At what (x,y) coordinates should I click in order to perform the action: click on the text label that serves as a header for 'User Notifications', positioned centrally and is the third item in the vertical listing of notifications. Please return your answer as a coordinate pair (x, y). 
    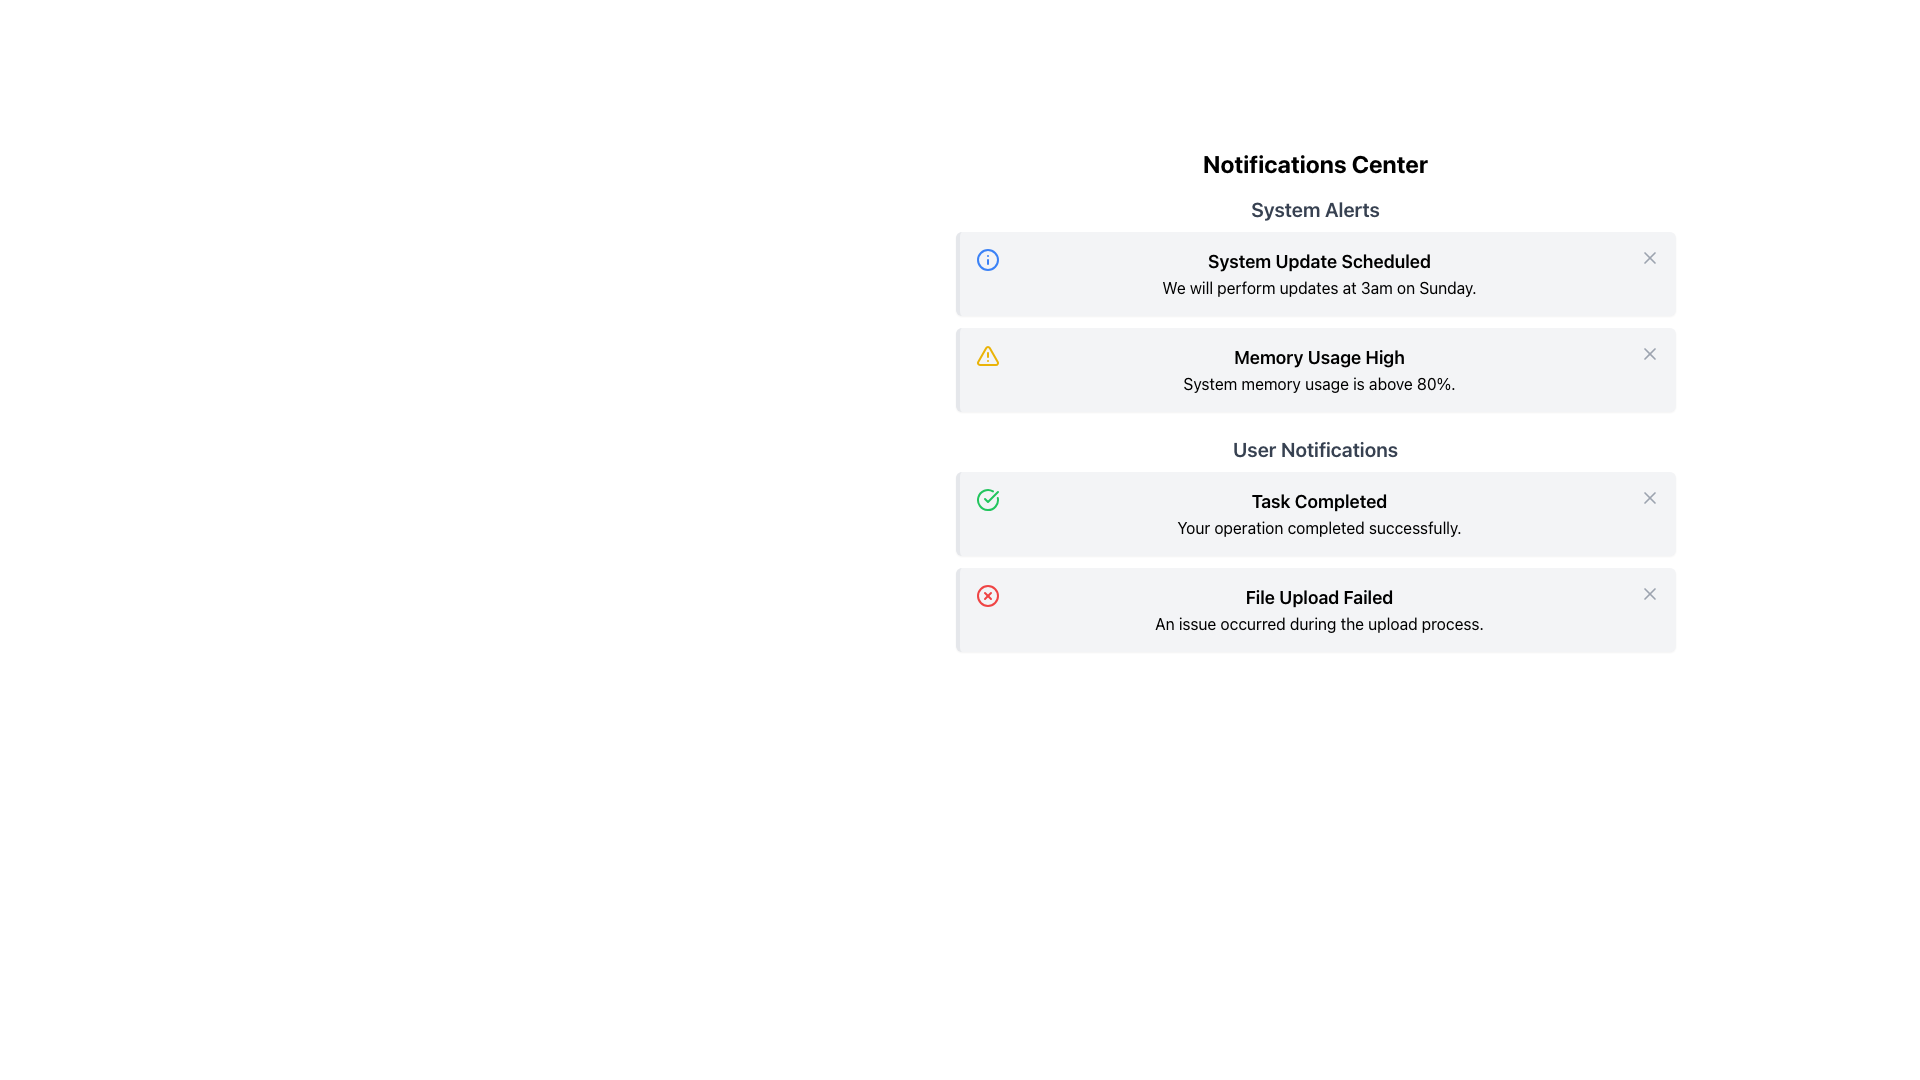
    Looking at the image, I should click on (1315, 450).